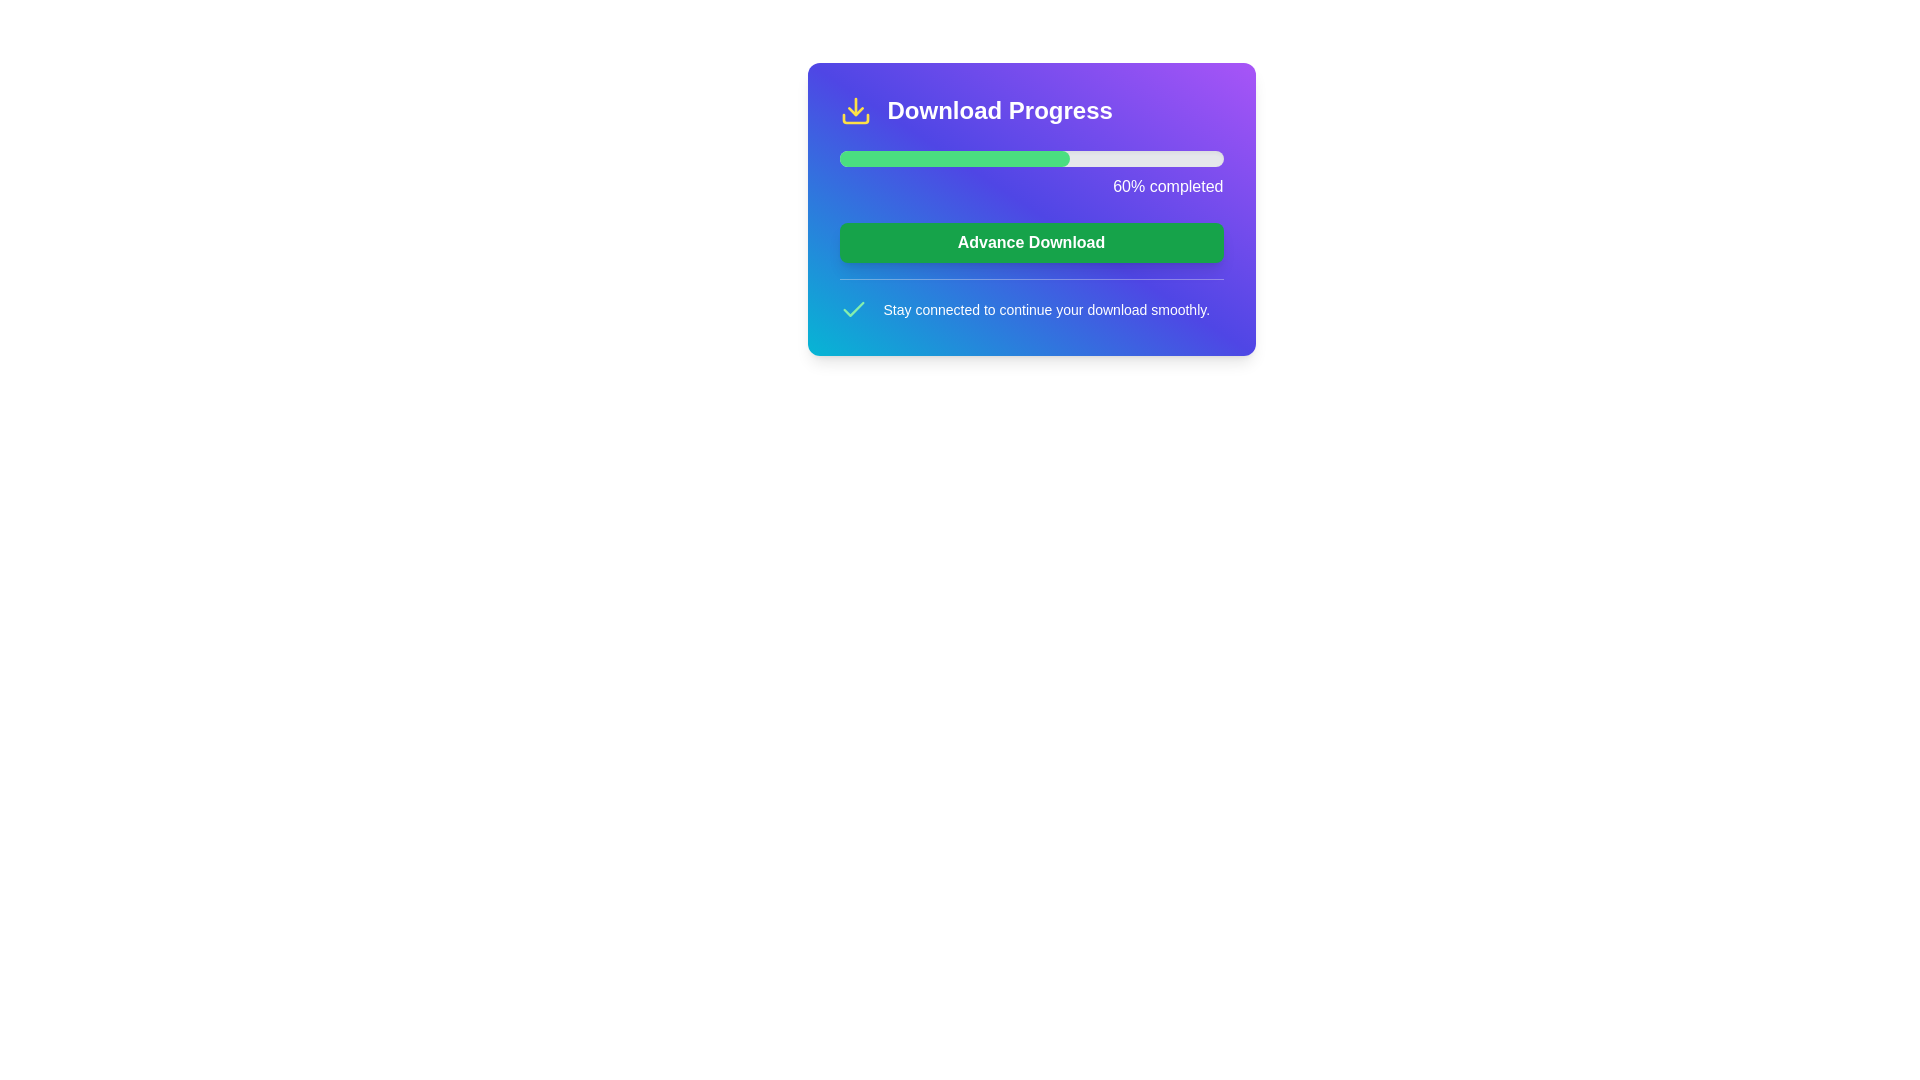 The width and height of the screenshot is (1920, 1080). What do you see at coordinates (1031, 301) in the screenshot?
I see `the informational text block containing the phrase 'Stay connected to continue your download smoothly' that is styled with white text on a gradient background, located just below the green 'Advance Download' button` at bounding box center [1031, 301].